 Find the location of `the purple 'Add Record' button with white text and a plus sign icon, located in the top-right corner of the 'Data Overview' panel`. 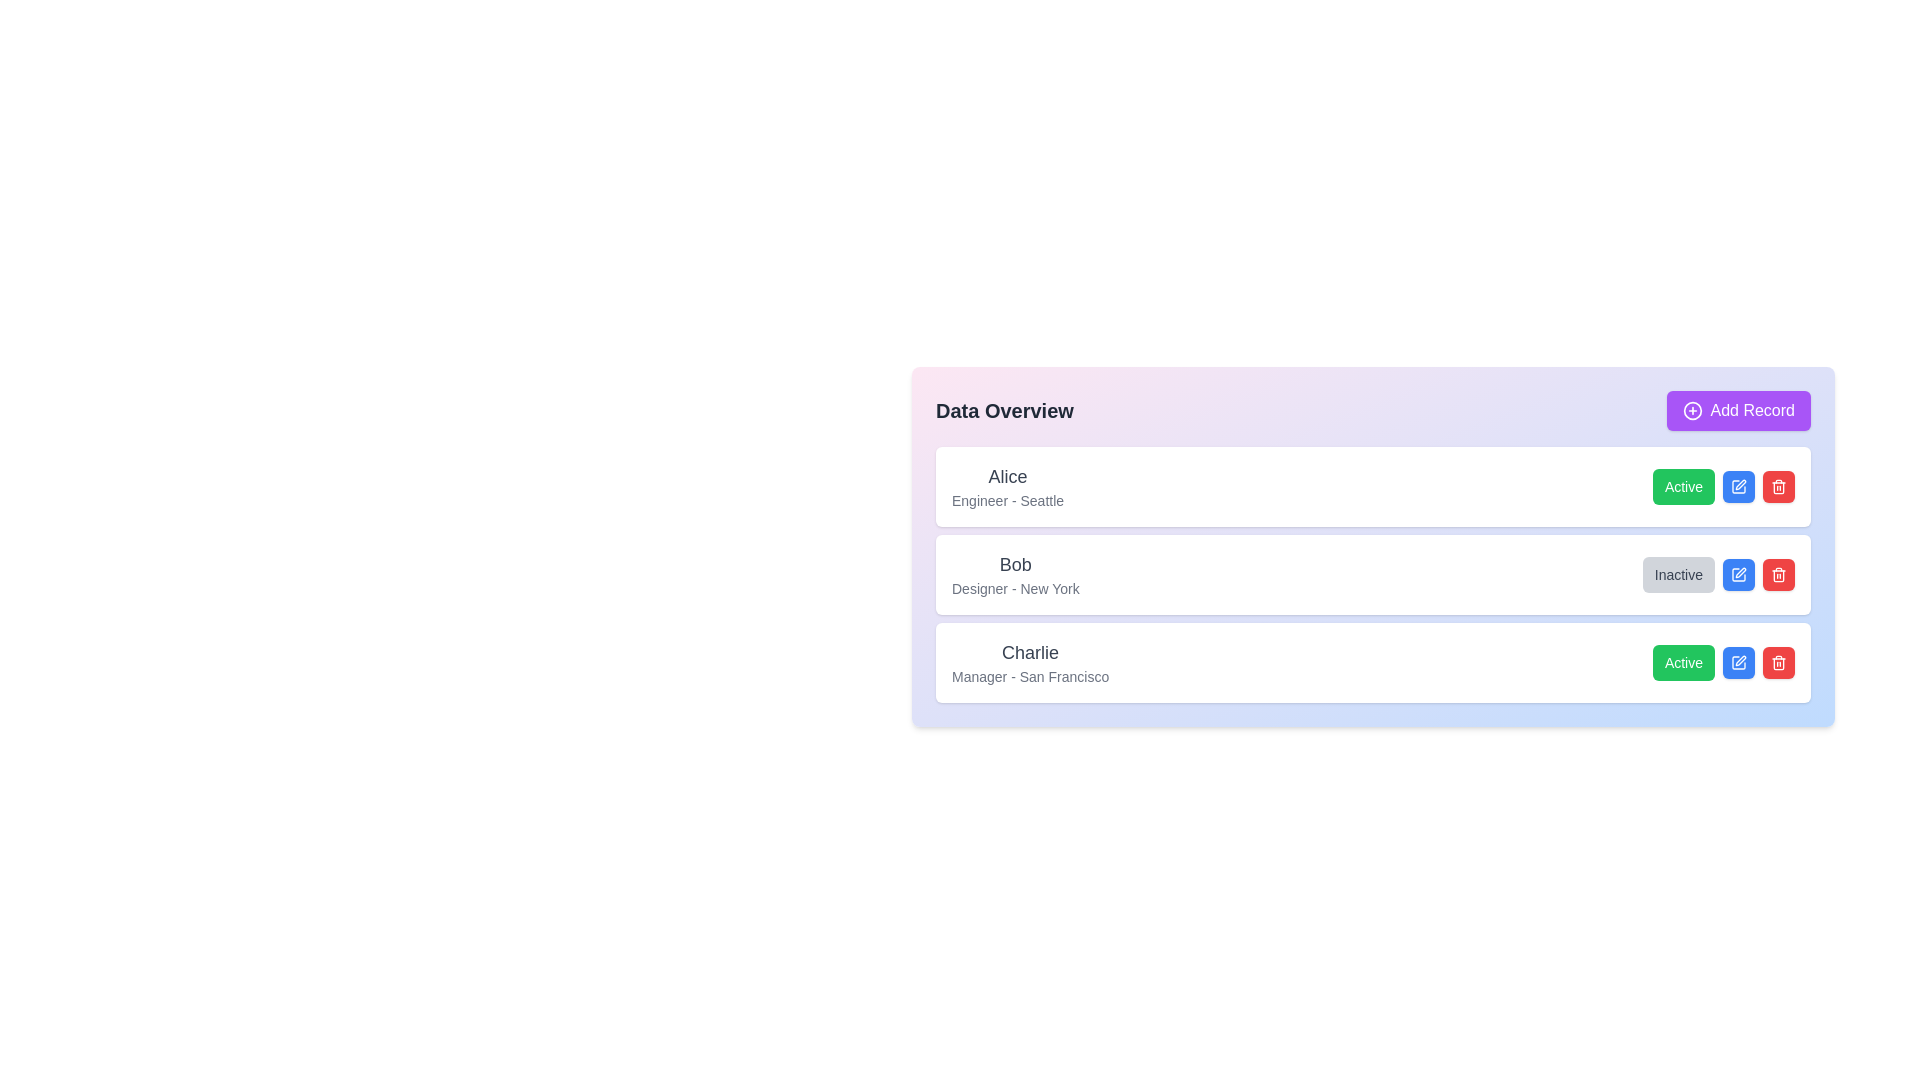

the purple 'Add Record' button with white text and a plus sign icon, located in the top-right corner of the 'Data Overview' panel is located at coordinates (1737, 410).